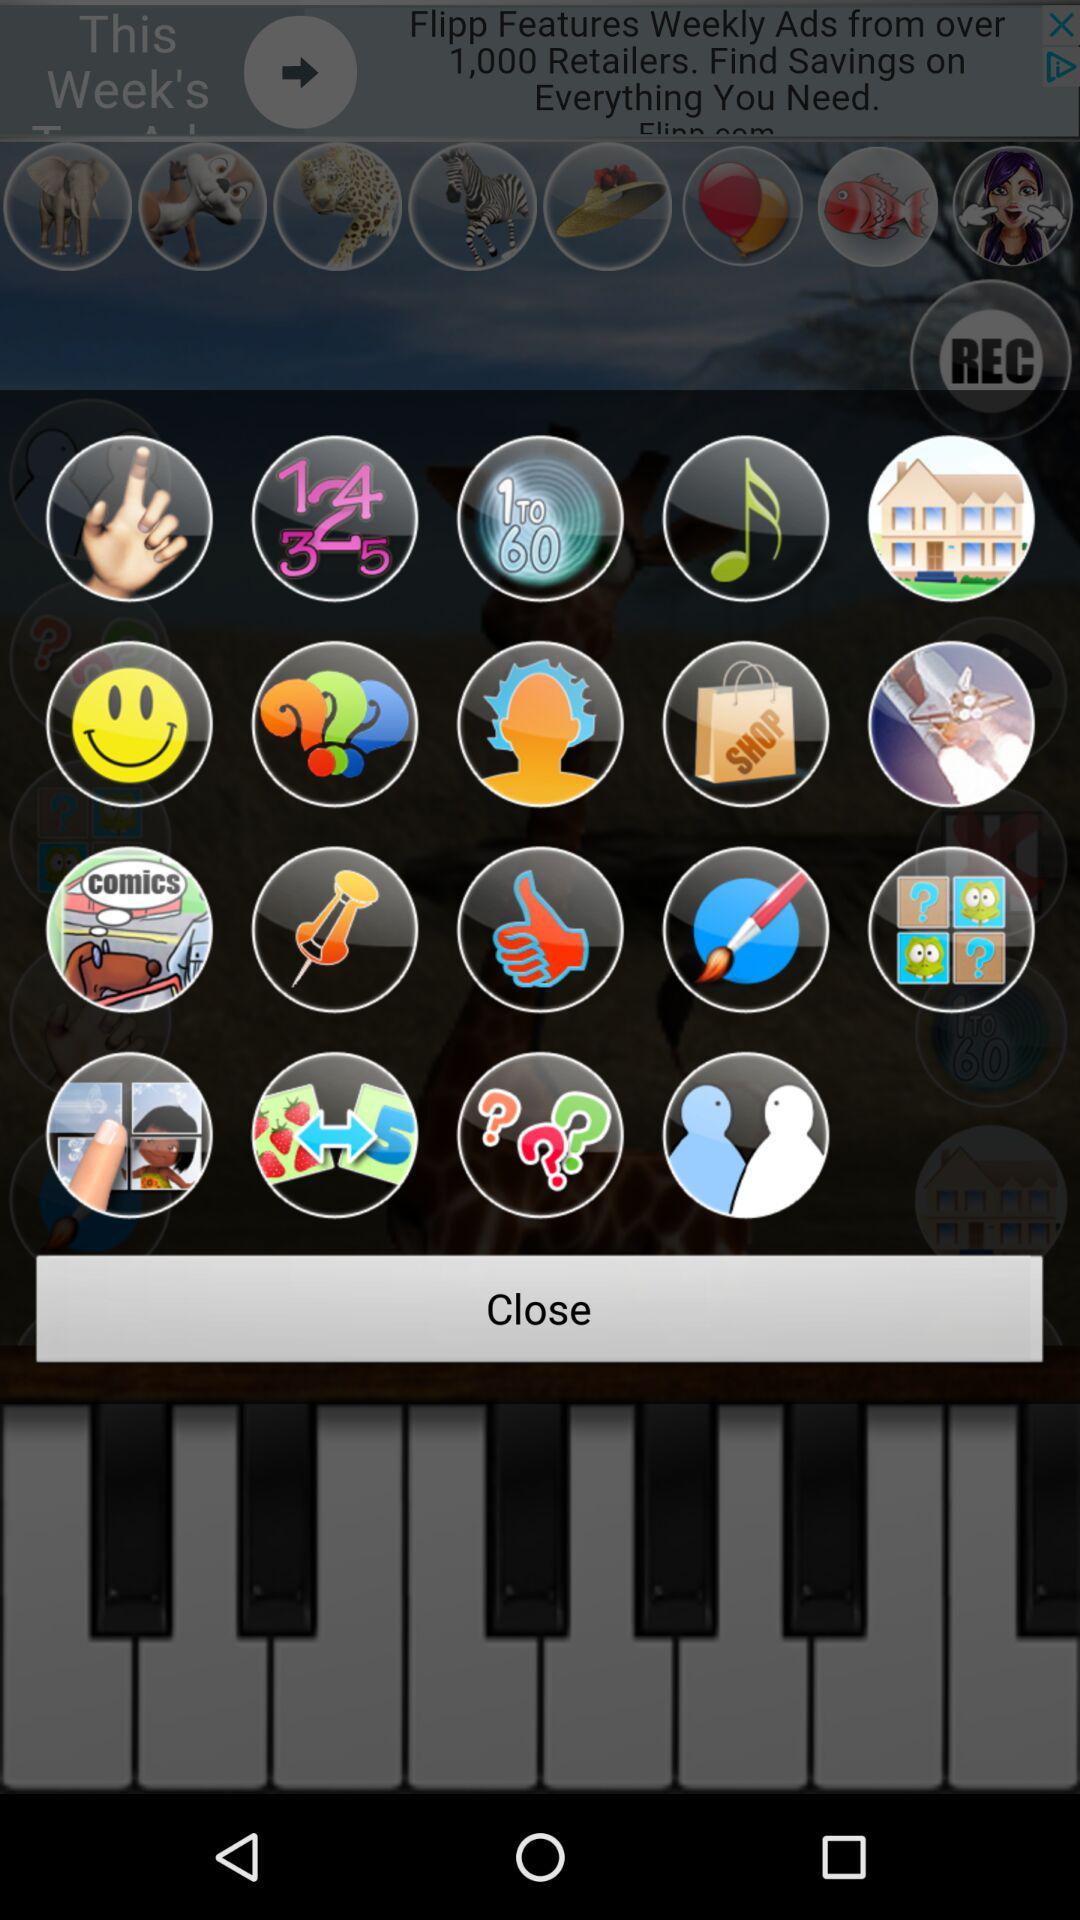 This screenshot has height=1920, width=1080. I want to click on the swap icon, so click(333, 1214).